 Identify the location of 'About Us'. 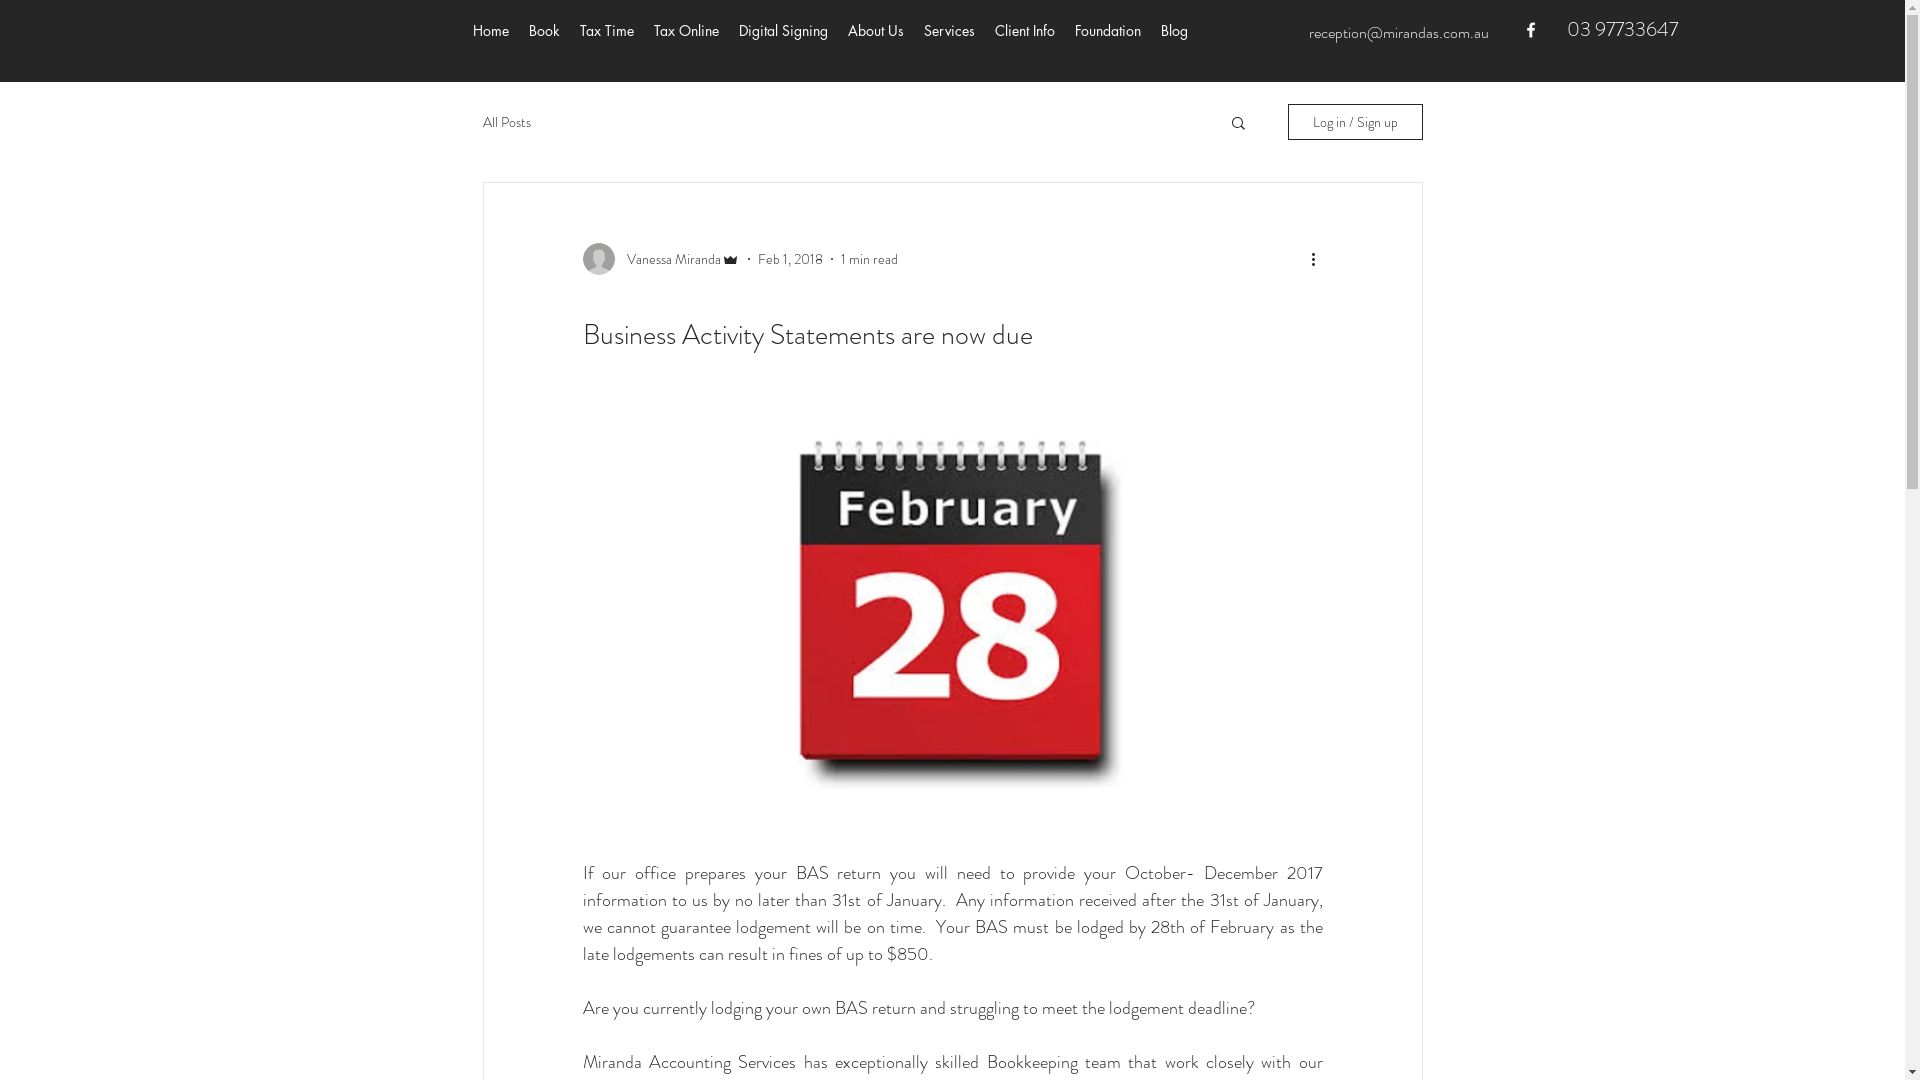
(875, 30).